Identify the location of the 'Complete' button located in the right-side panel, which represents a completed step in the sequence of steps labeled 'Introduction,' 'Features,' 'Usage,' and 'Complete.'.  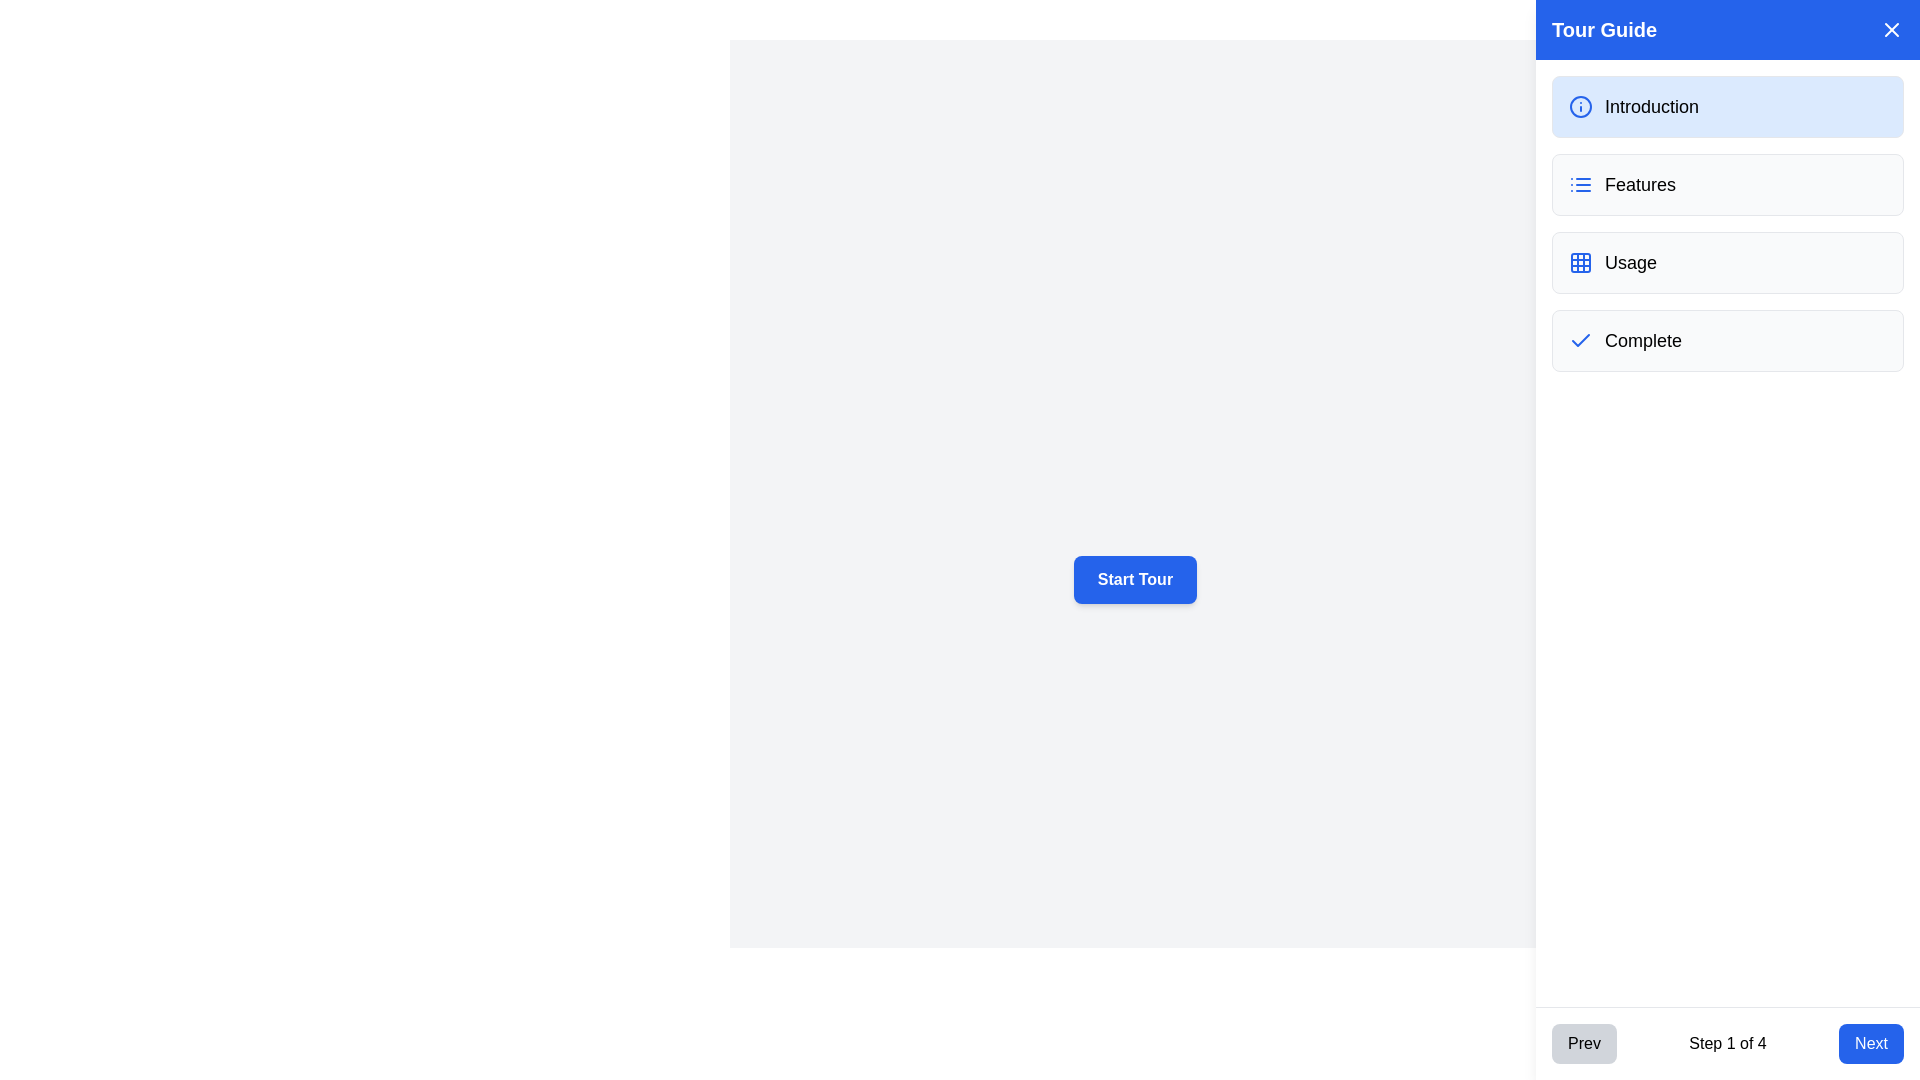
(1727, 339).